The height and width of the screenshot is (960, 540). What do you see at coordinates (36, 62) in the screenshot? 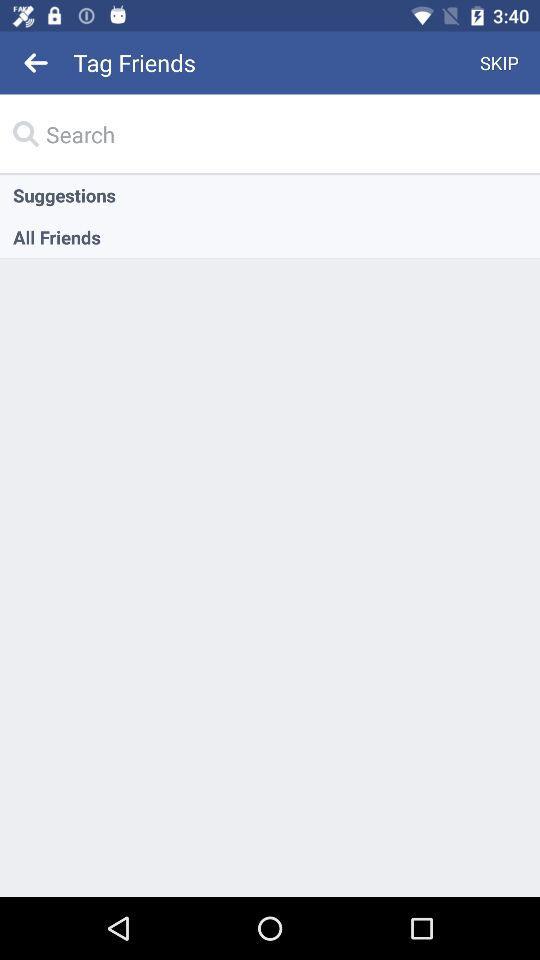
I see `the icon to the left of the tag friends item` at bounding box center [36, 62].